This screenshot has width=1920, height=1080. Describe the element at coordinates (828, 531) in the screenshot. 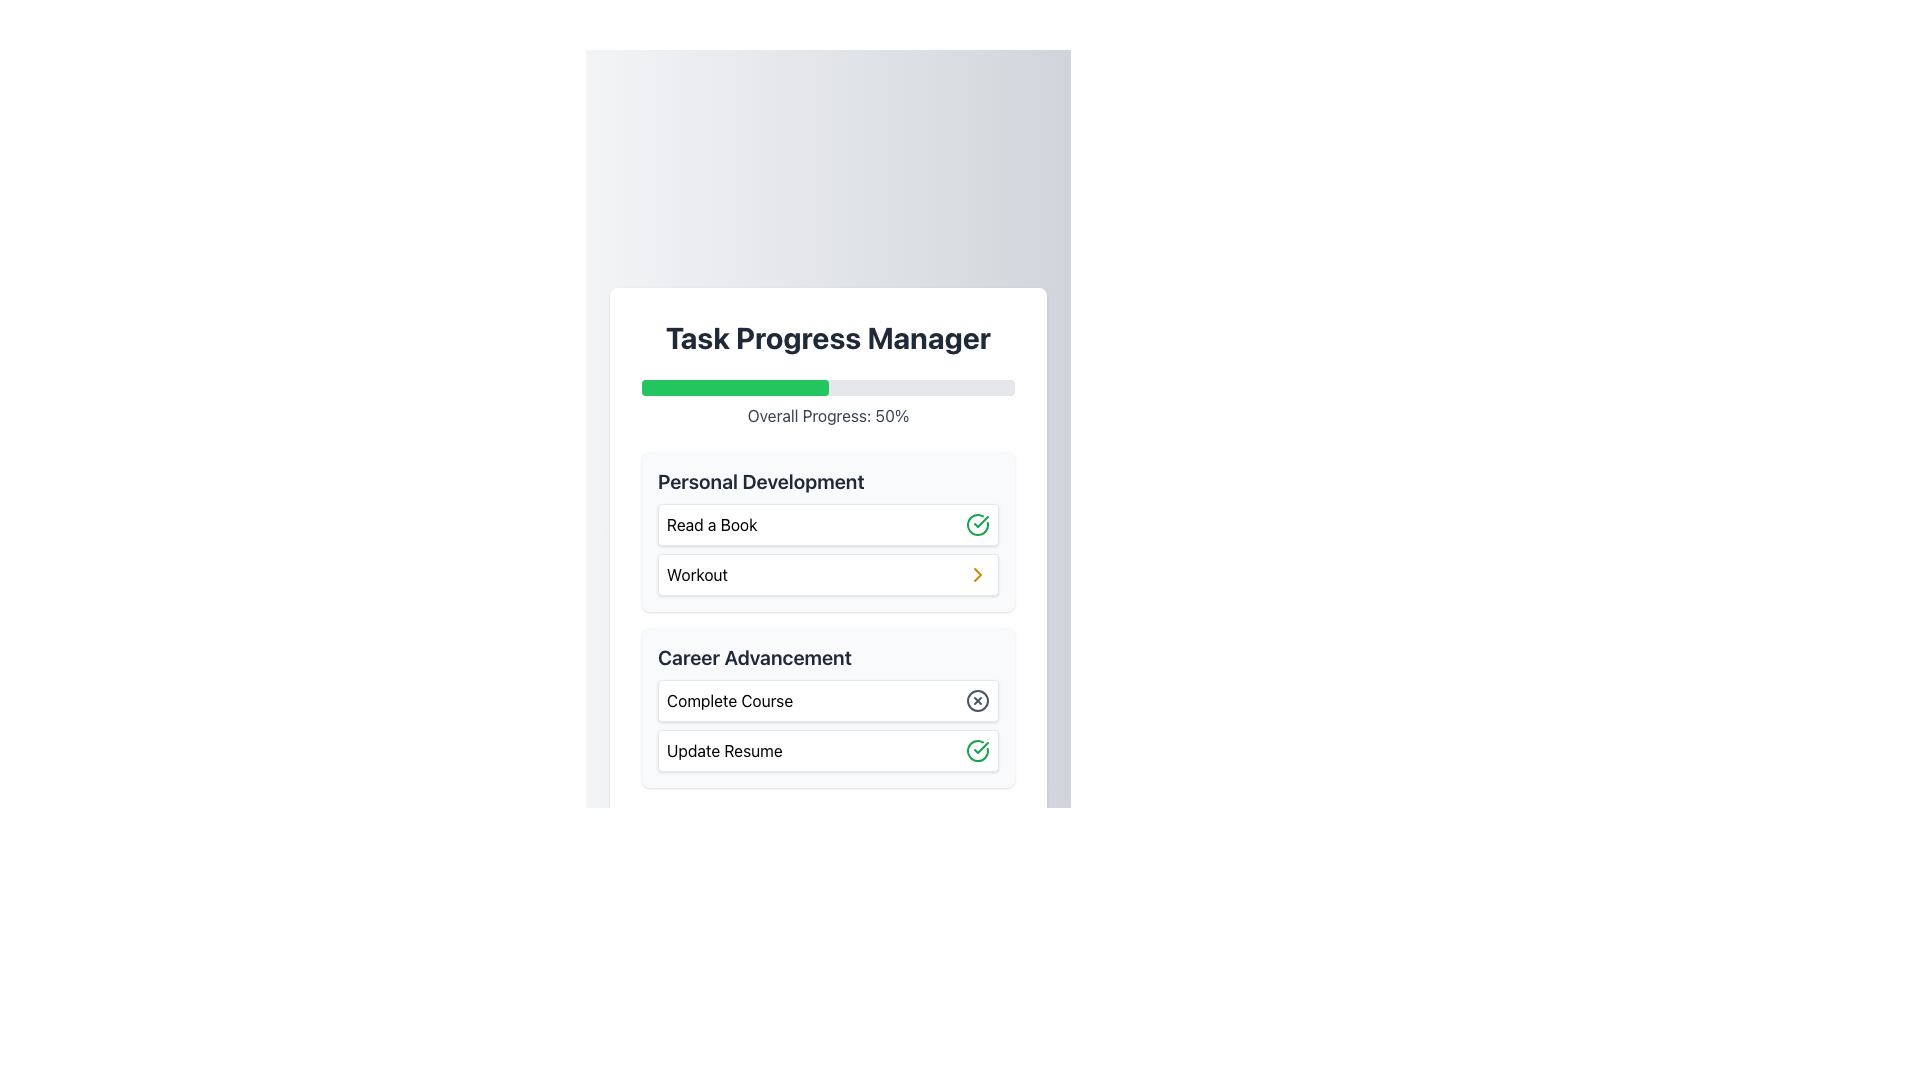

I see `the task section under 'Task Progress Manager'` at that location.